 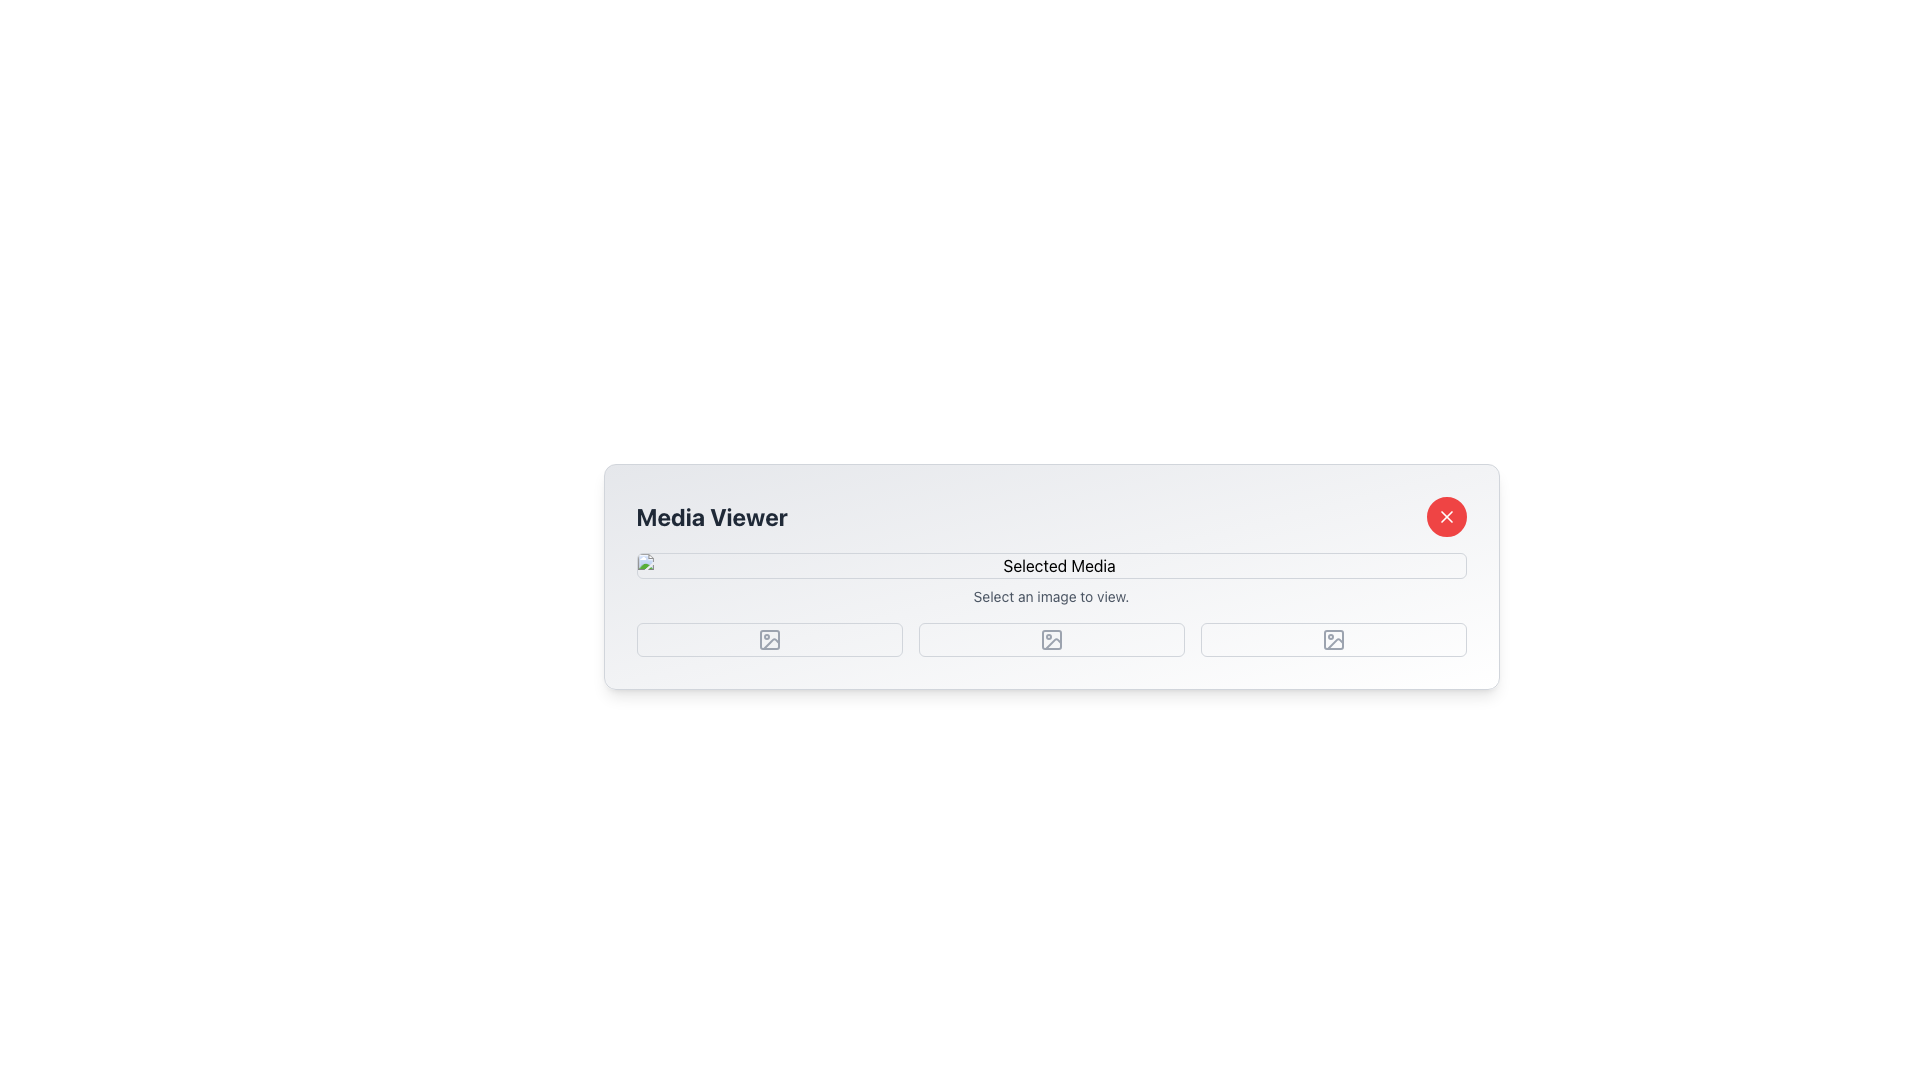 What do you see at coordinates (768, 640) in the screenshot?
I see `the icon button shaped like a picture frame with a circular mark and diagonal line` at bounding box center [768, 640].